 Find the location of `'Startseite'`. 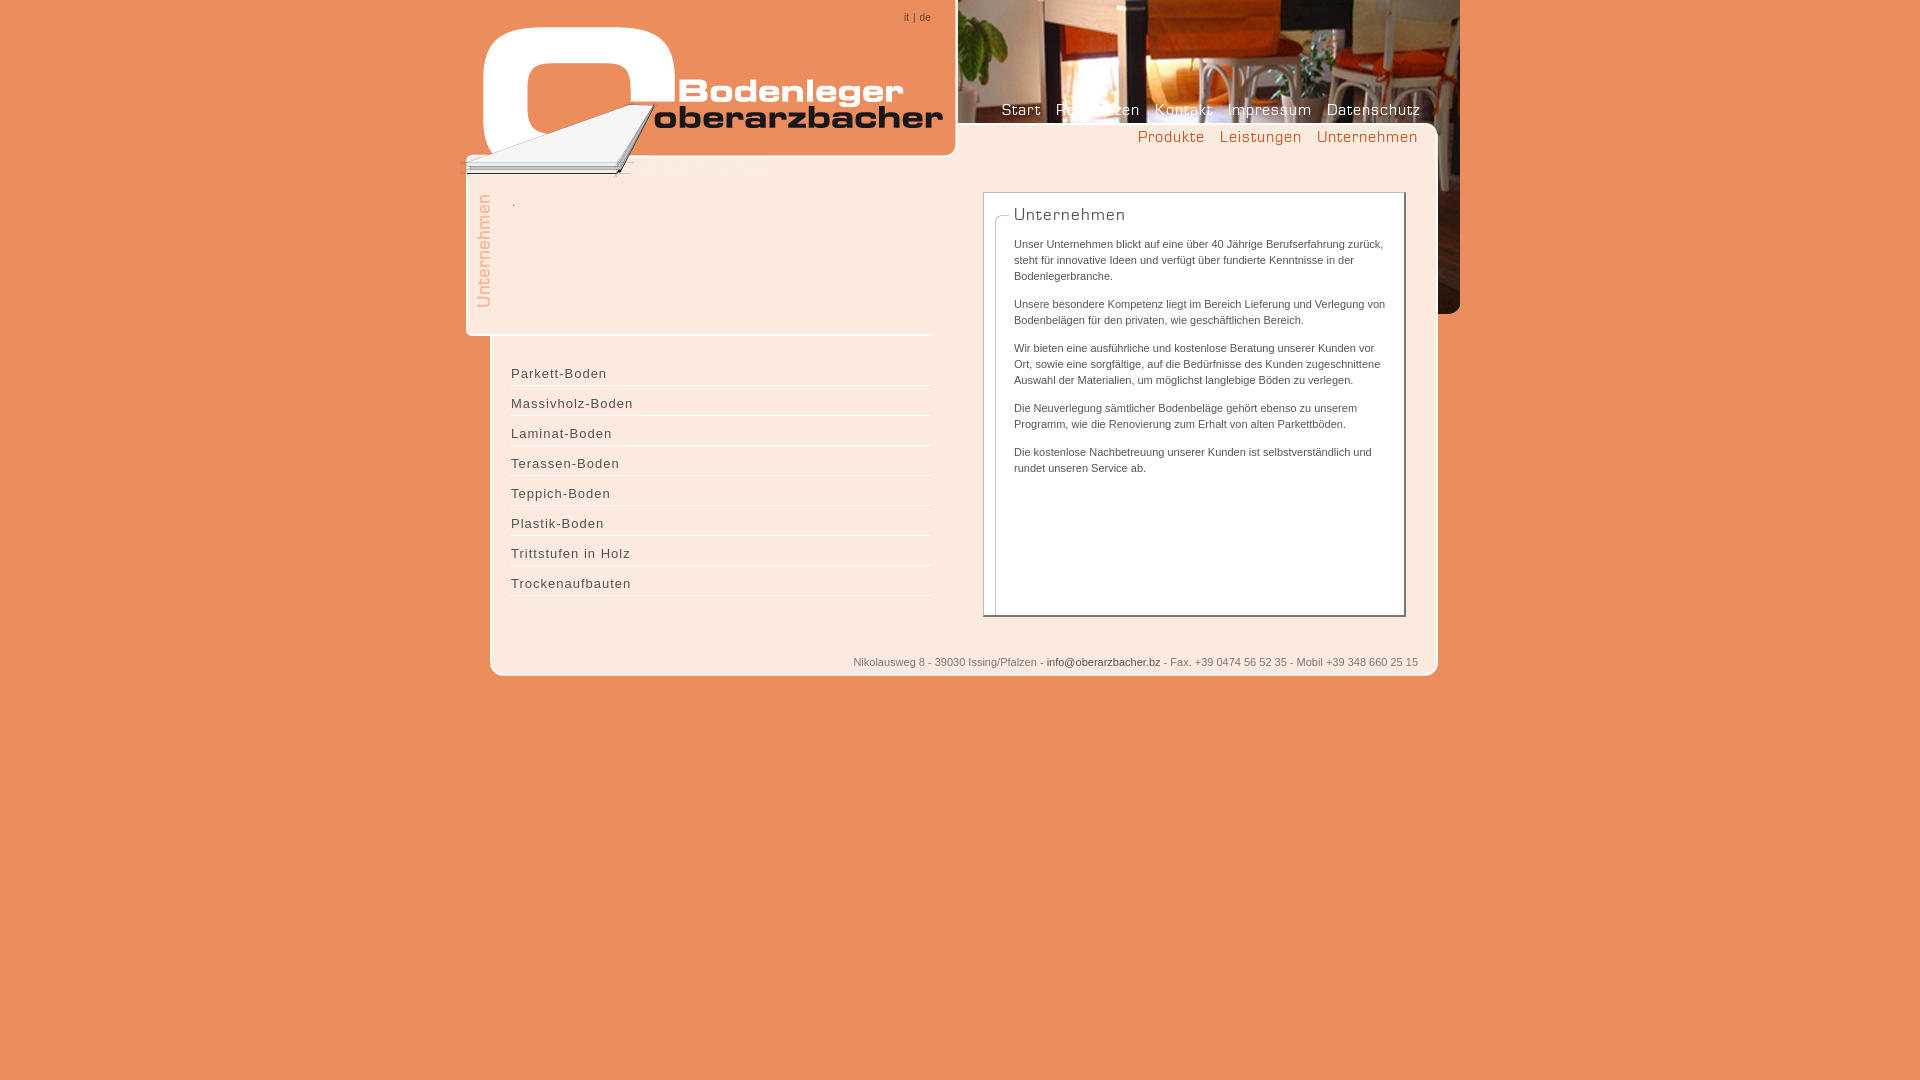

'Startseite' is located at coordinates (710, 92).